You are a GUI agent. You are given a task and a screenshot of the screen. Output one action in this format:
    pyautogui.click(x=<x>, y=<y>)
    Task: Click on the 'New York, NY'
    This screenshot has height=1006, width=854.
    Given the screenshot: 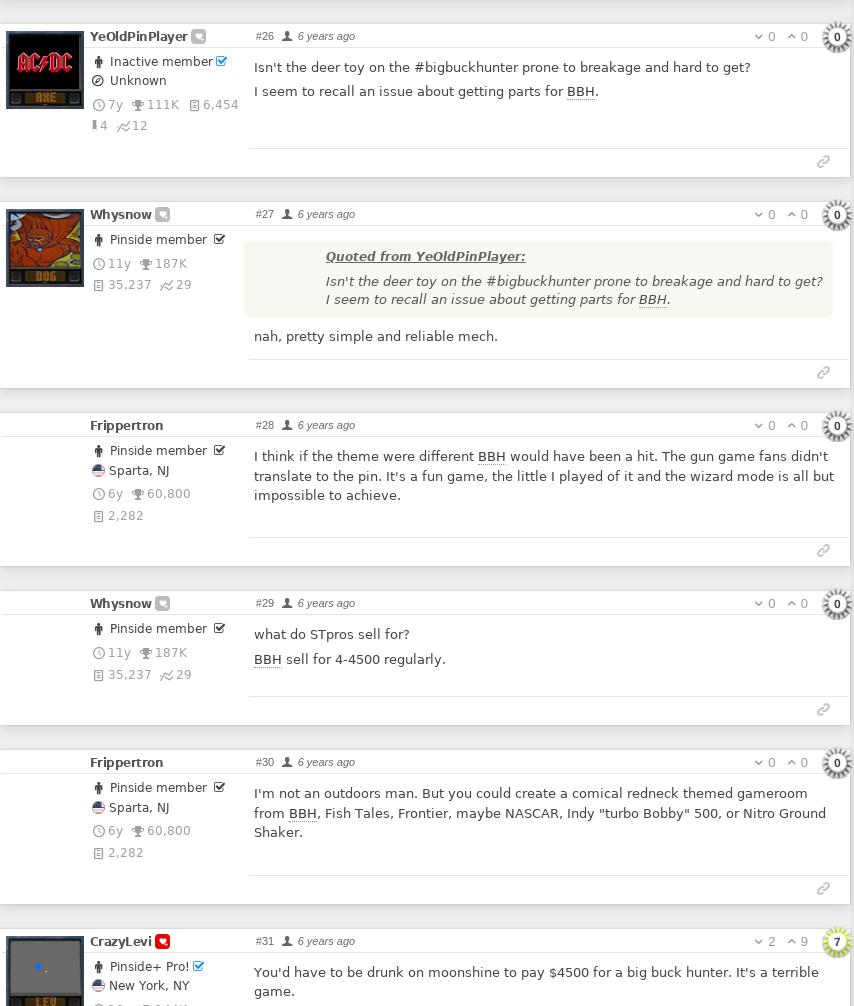 What is the action you would take?
    pyautogui.click(x=145, y=984)
    